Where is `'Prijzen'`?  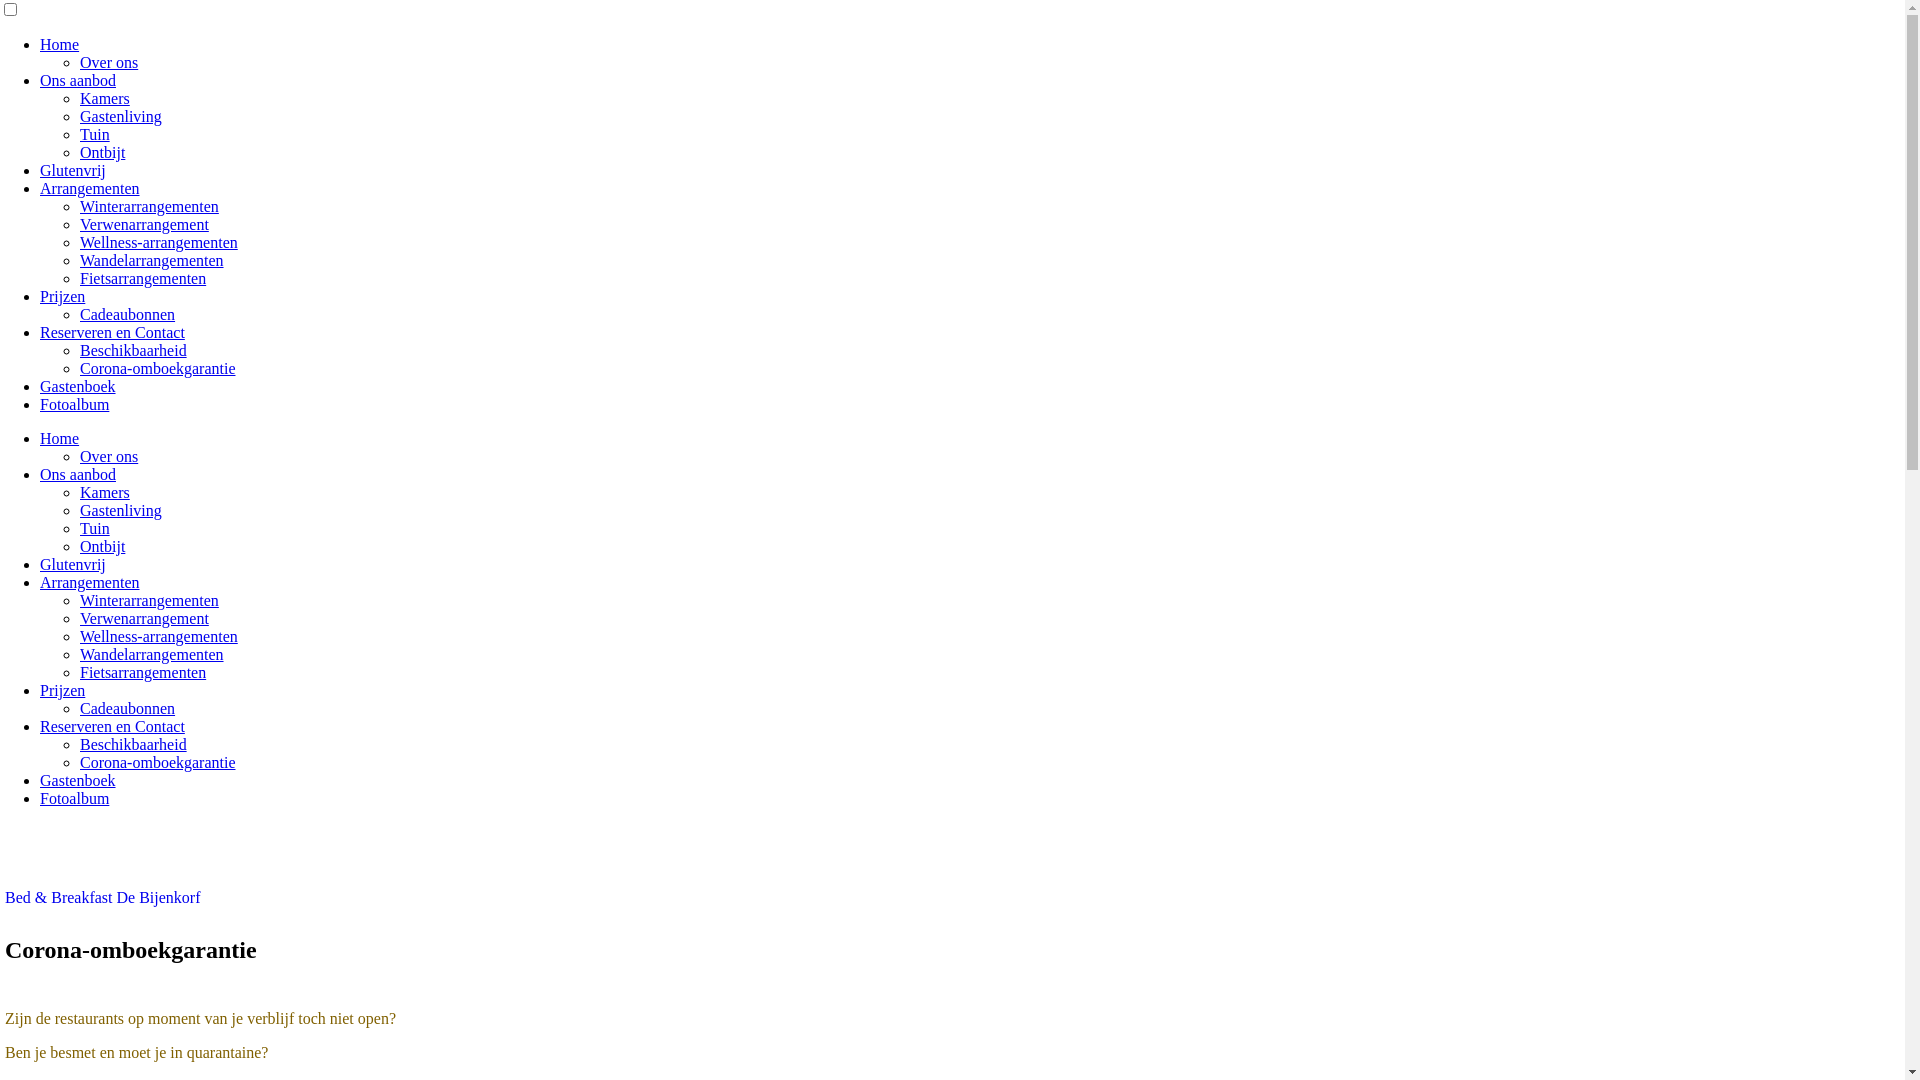 'Prijzen' is located at coordinates (39, 689).